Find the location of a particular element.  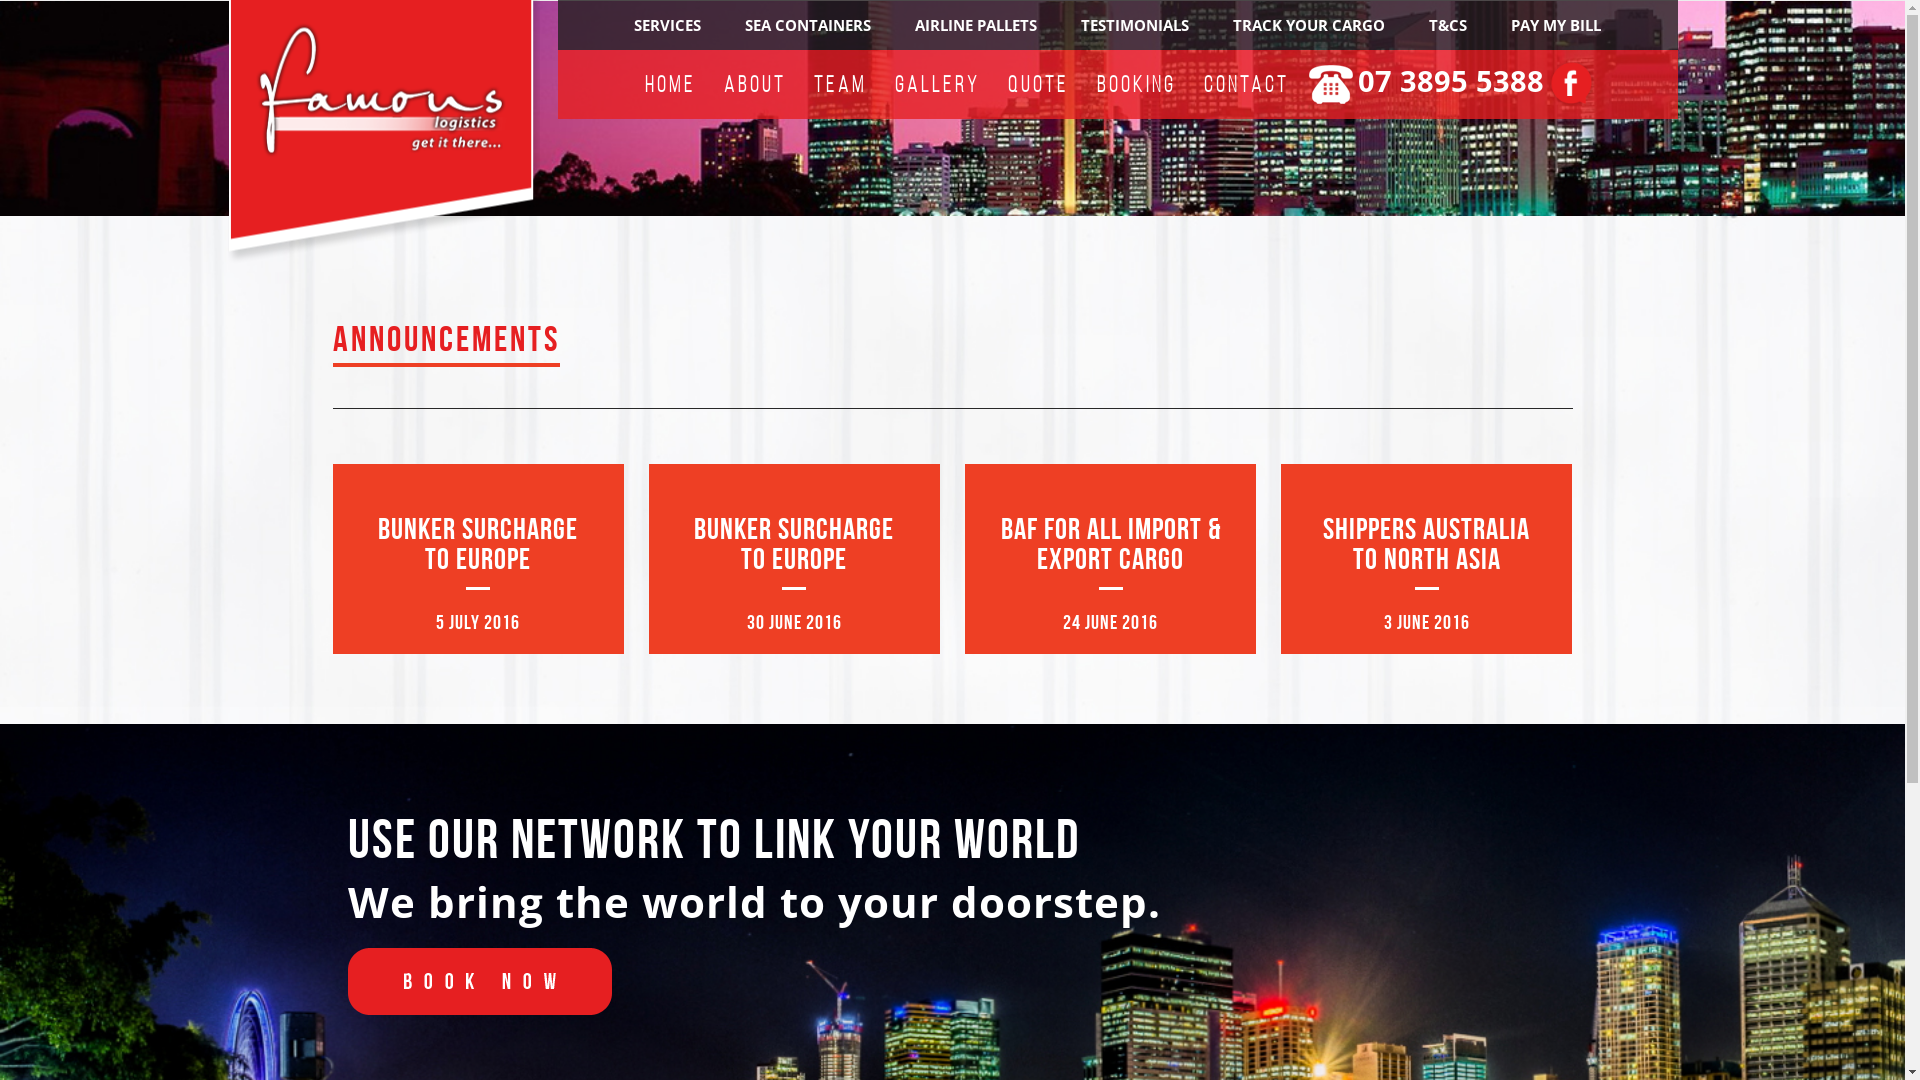

'3 JUNE 2016' is located at coordinates (1425, 617).